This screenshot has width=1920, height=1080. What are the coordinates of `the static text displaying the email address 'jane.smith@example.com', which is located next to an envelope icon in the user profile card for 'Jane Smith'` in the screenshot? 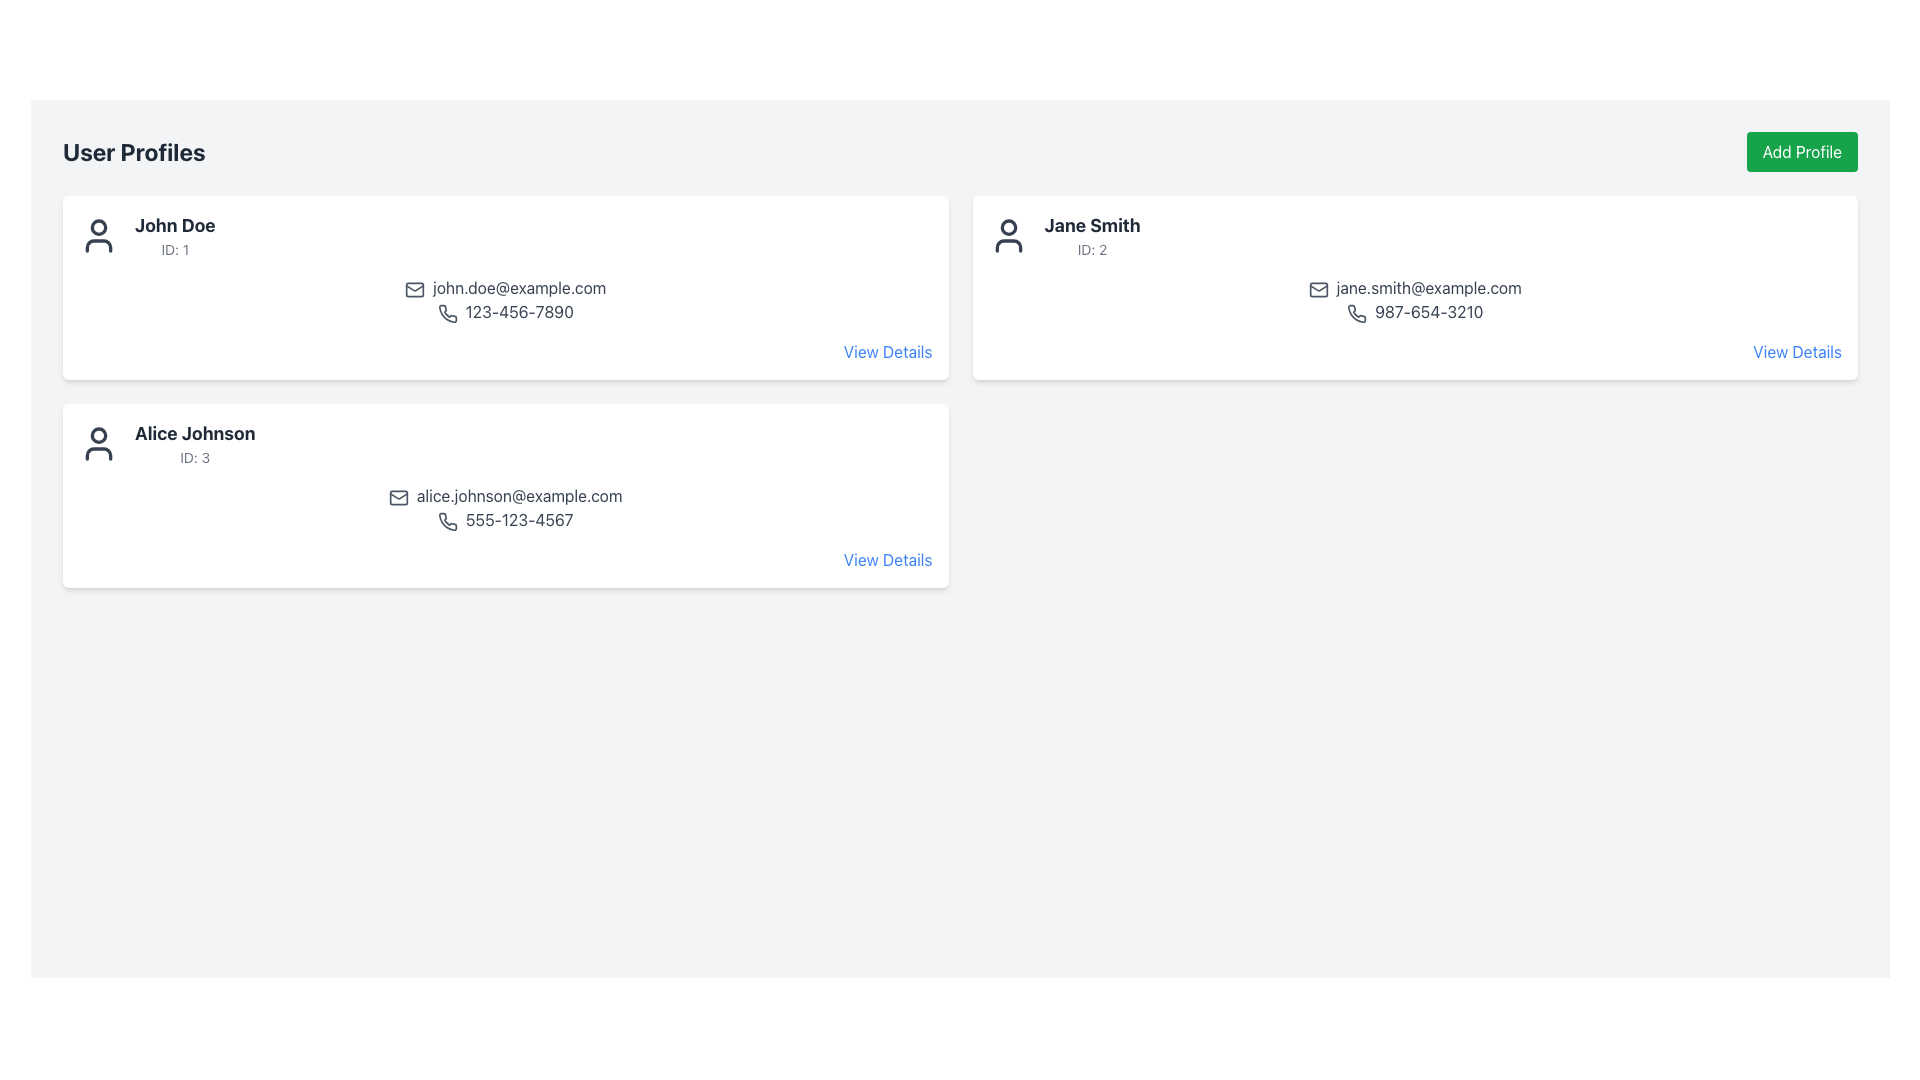 It's located at (1414, 288).